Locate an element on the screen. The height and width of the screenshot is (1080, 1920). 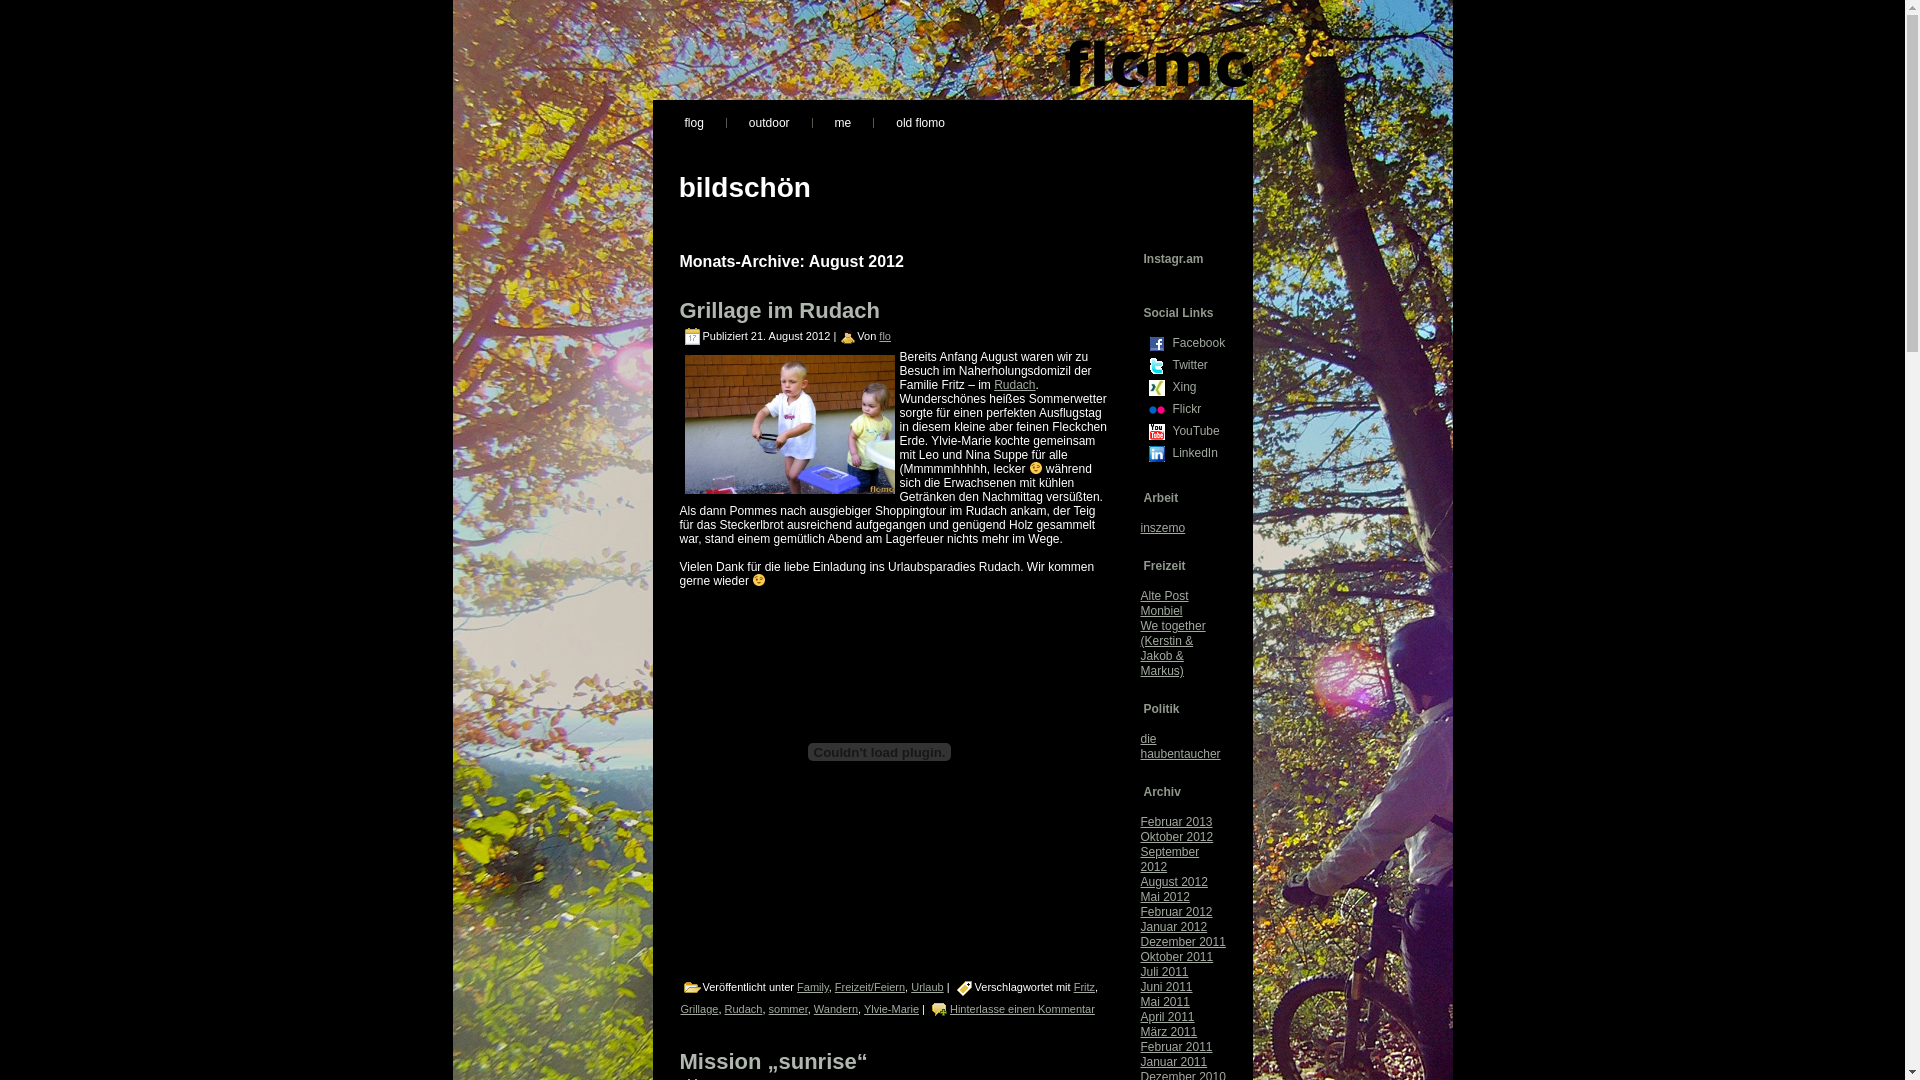
'die haubentaucher' is located at coordinates (1180, 746).